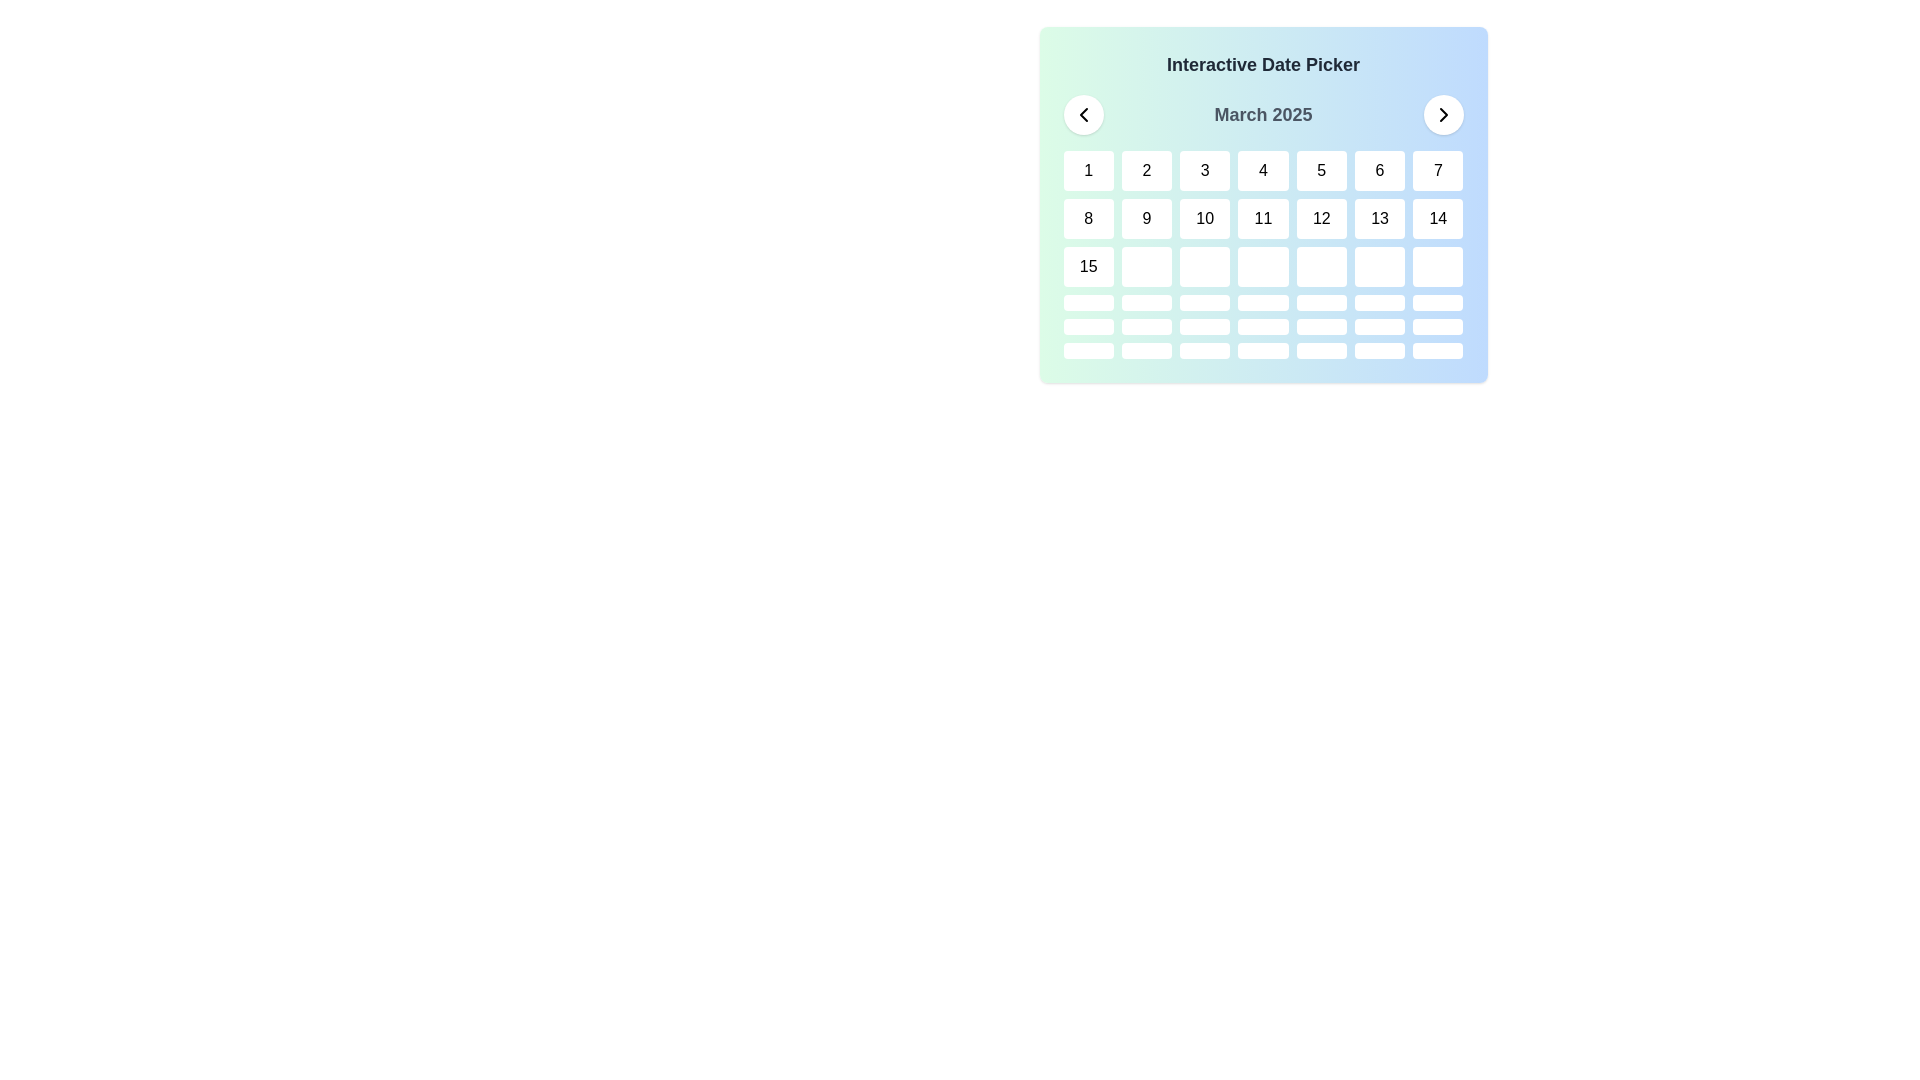 This screenshot has width=1920, height=1080. Describe the element at coordinates (1262, 350) in the screenshot. I see `the 4th button in the 5th row of a grid structure, which is styled with rounded corners and has a white background that changes to gray when hovered over` at that location.